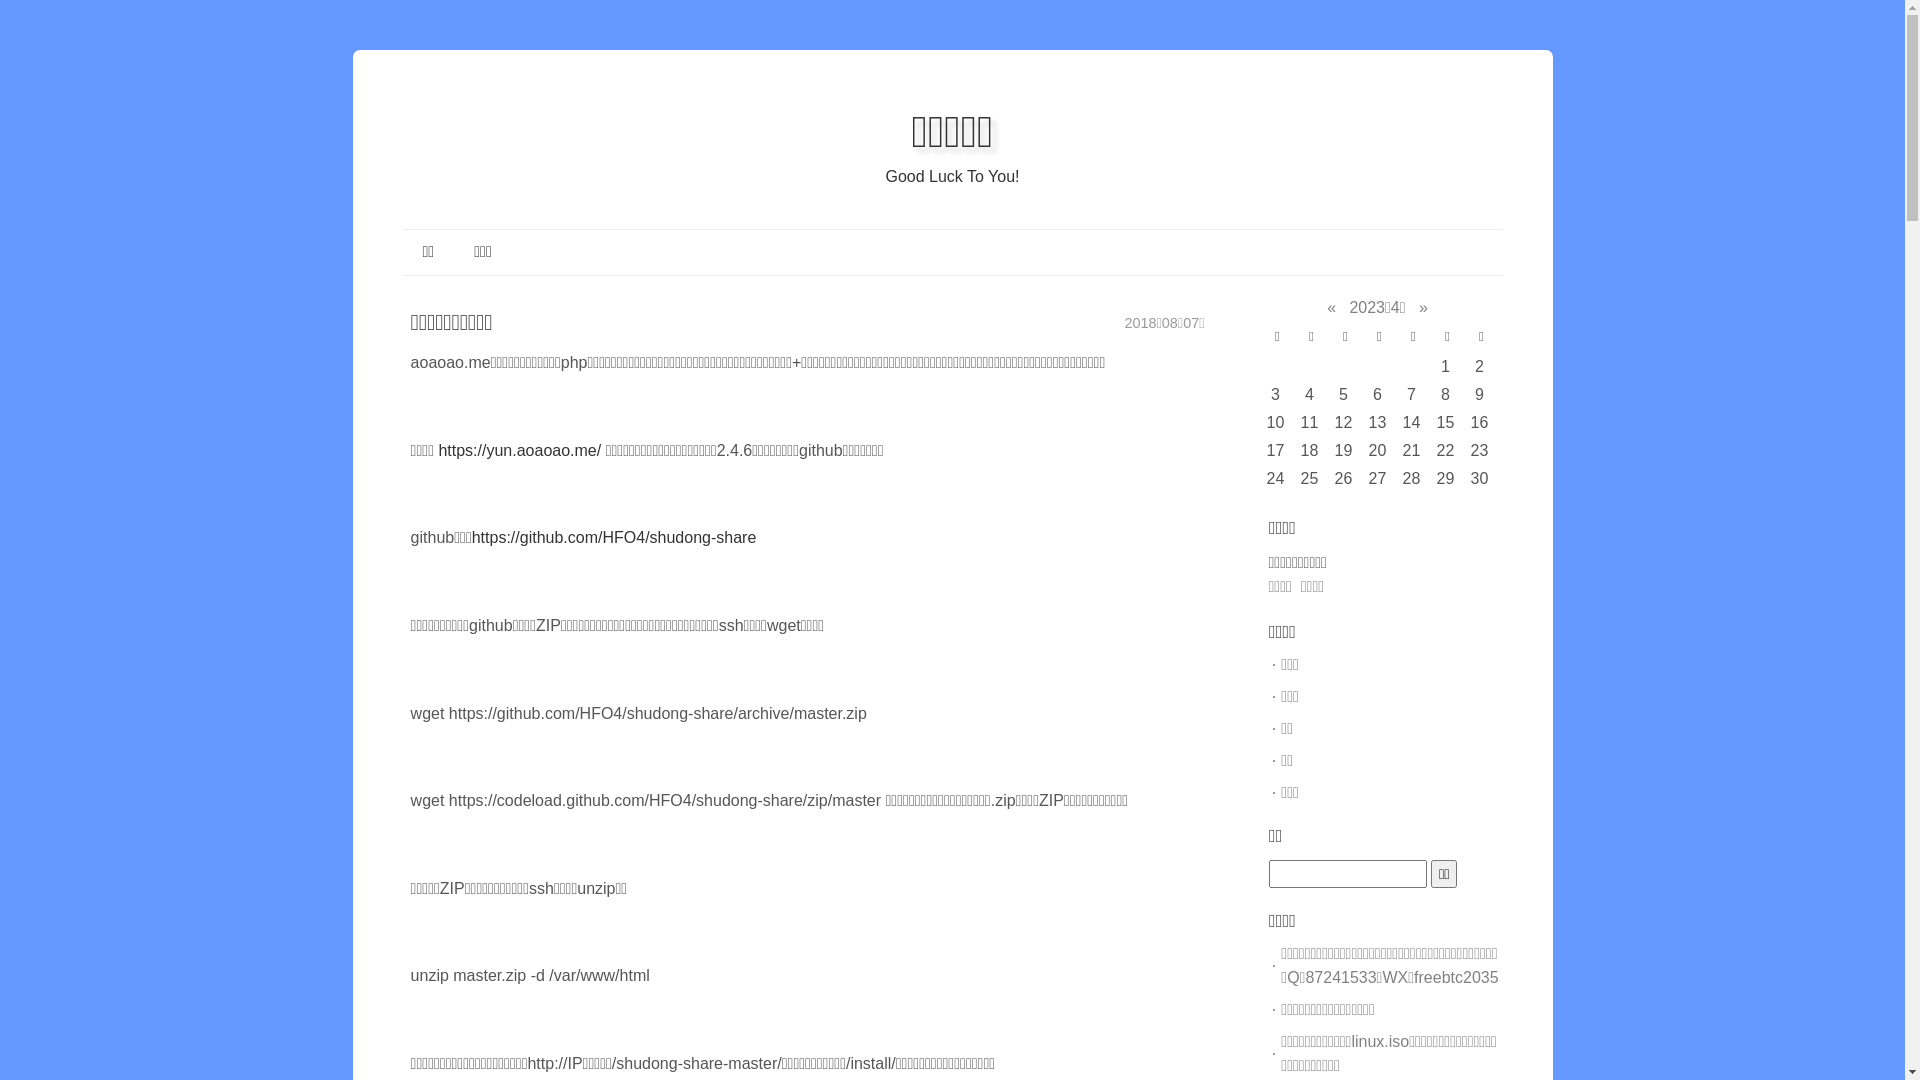  Describe the element at coordinates (436, 450) in the screenshot. I see `'https://yun.aoaoao.me/'` at that location.